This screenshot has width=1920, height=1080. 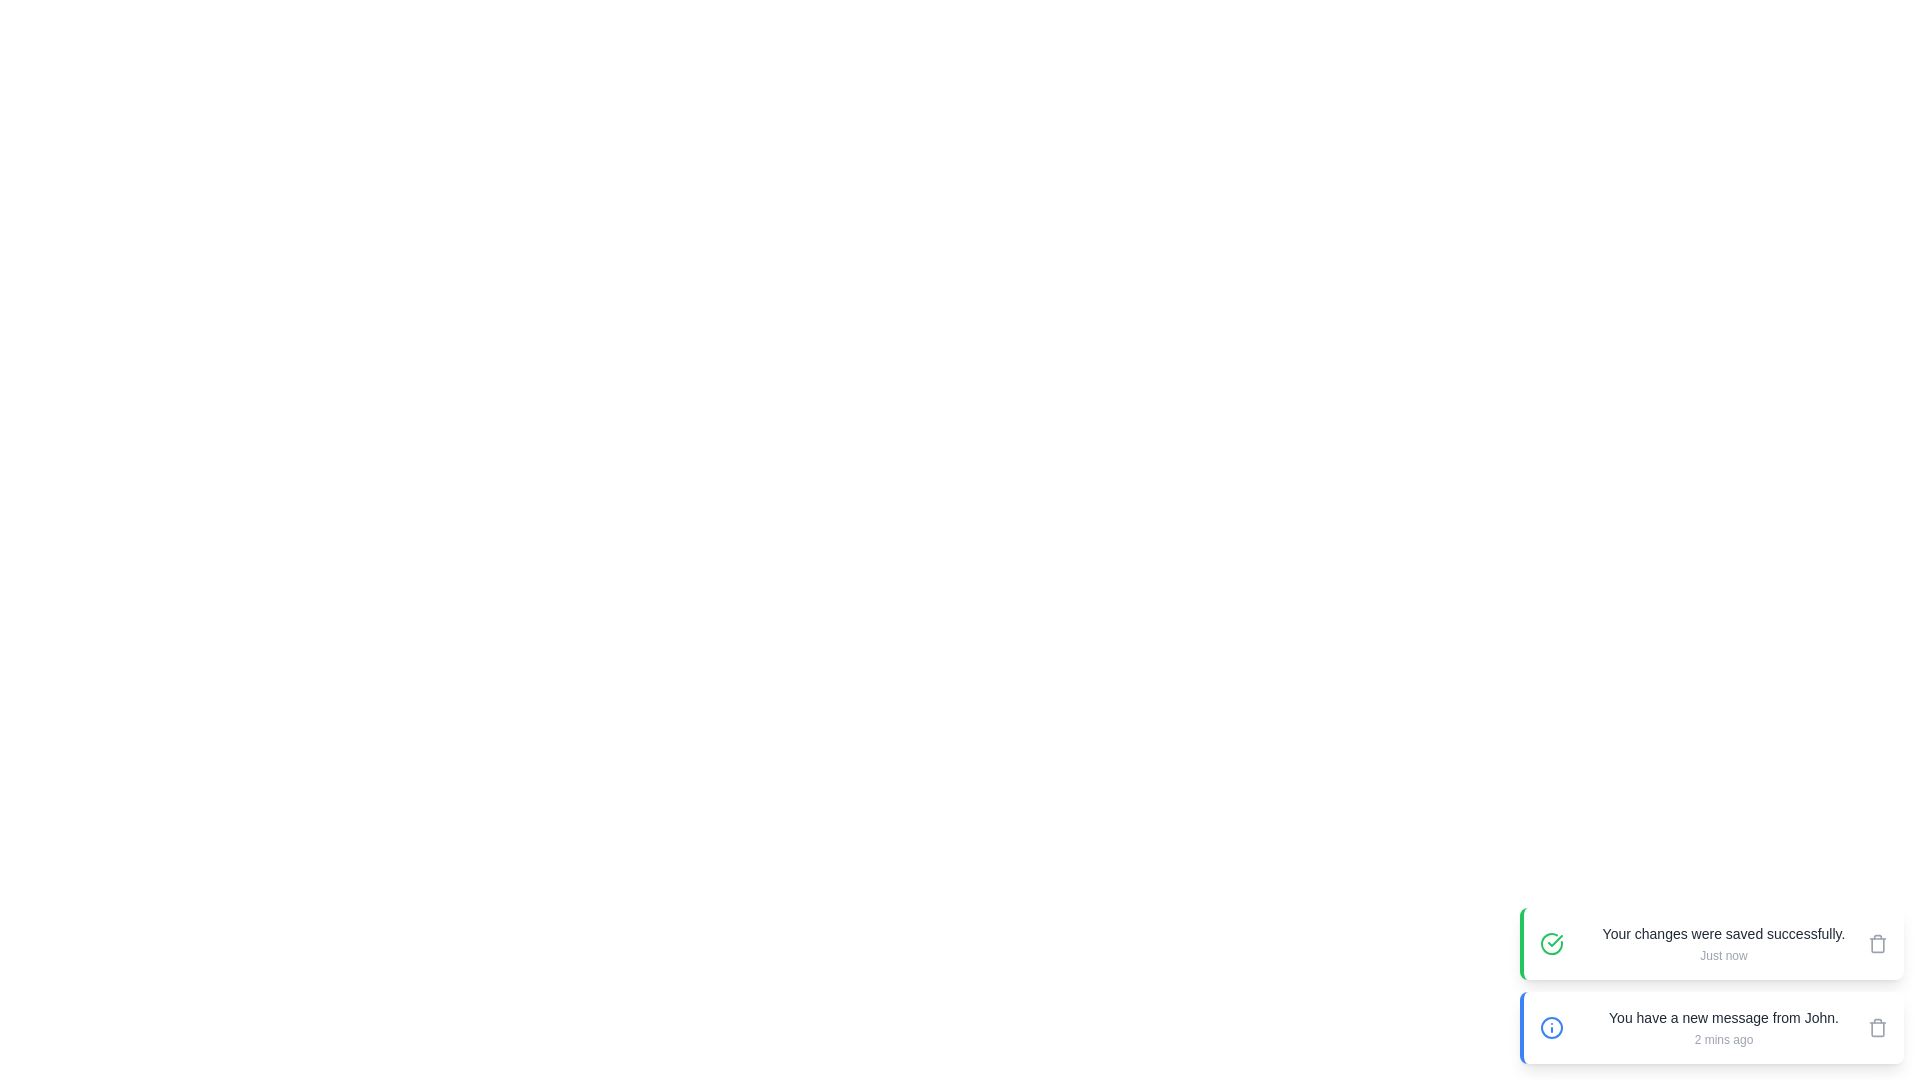 What do you see at coordinates (1550, 1028) in the screenshot?
I see `the icon of the snackbar with the message 'You have a new message from John.'` at bounding box center [1550, 1028].